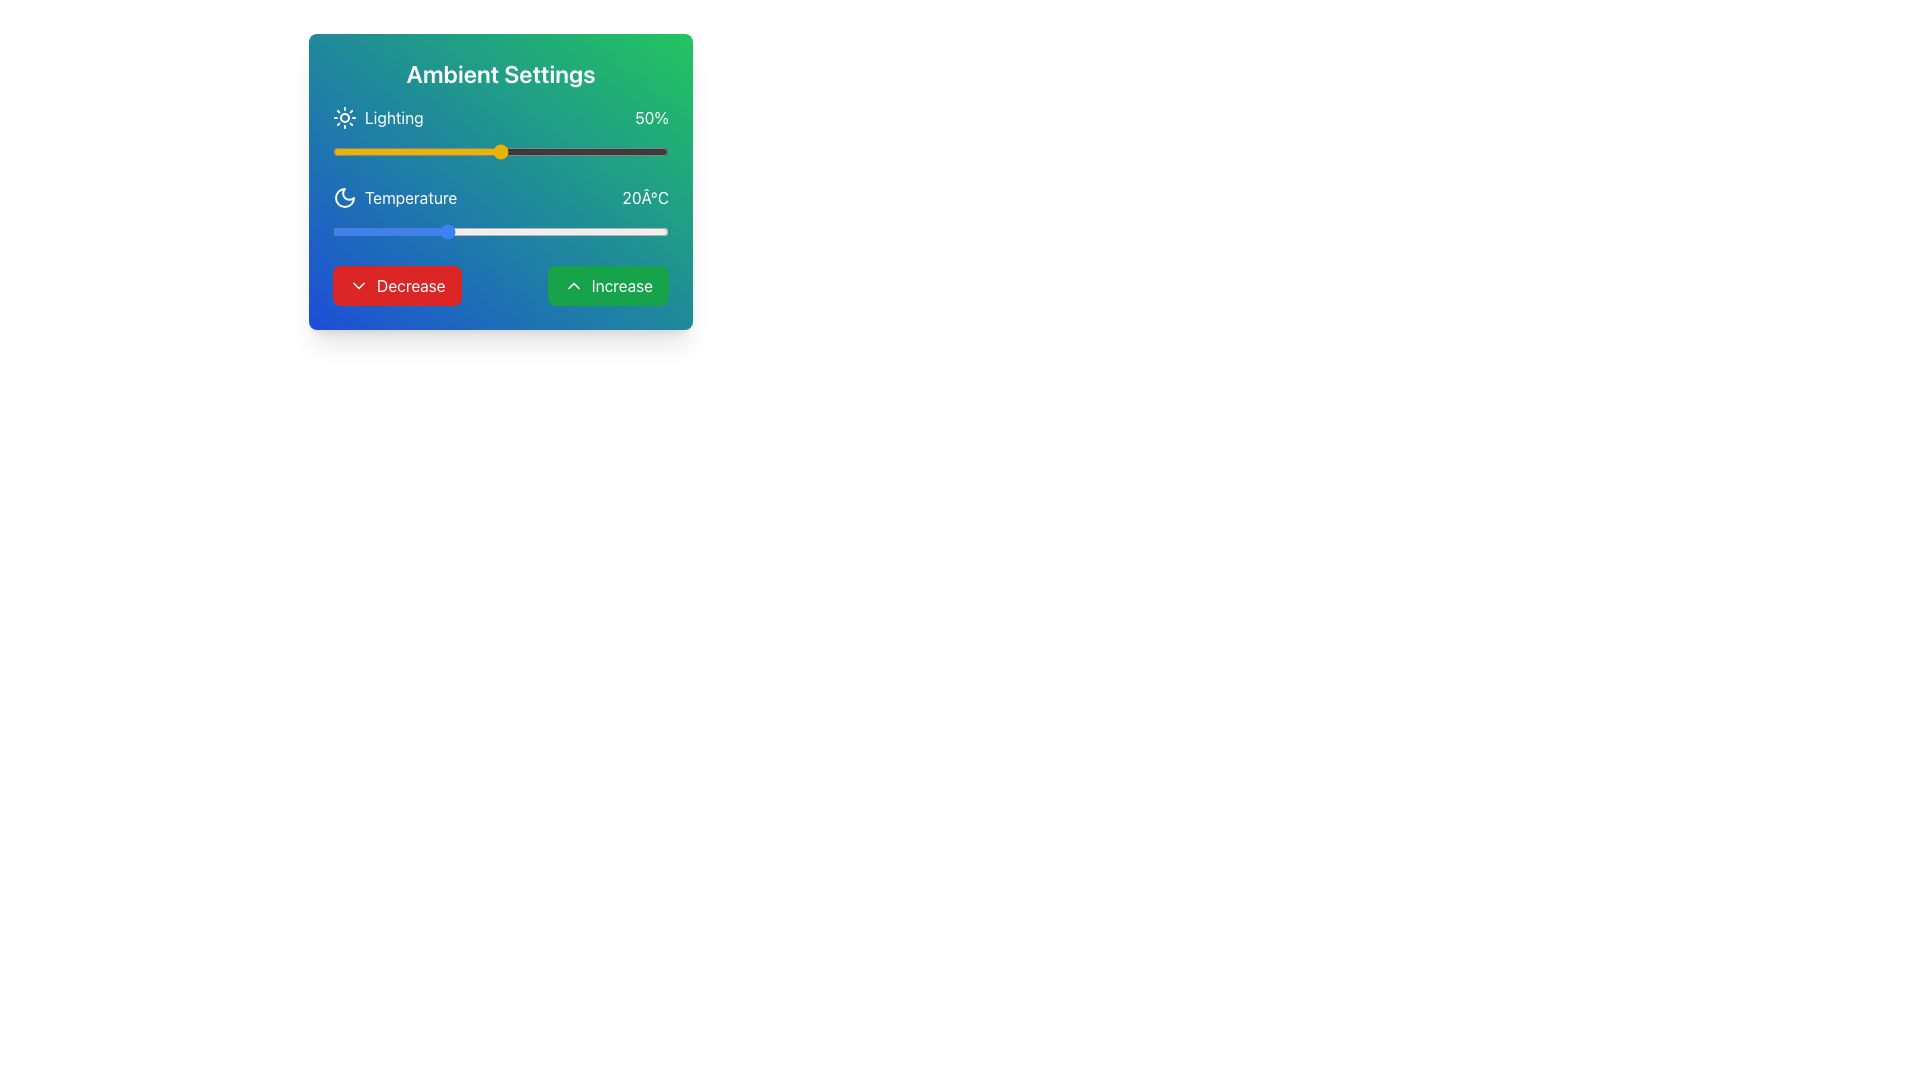 Image resolution: width=1920 pixels, height=1080 pixels. I want to click on the stylized sun icon located to the left of the 'Lighting' label in the top-left section of the 'Ambient Settings' card, so click(345, 118).